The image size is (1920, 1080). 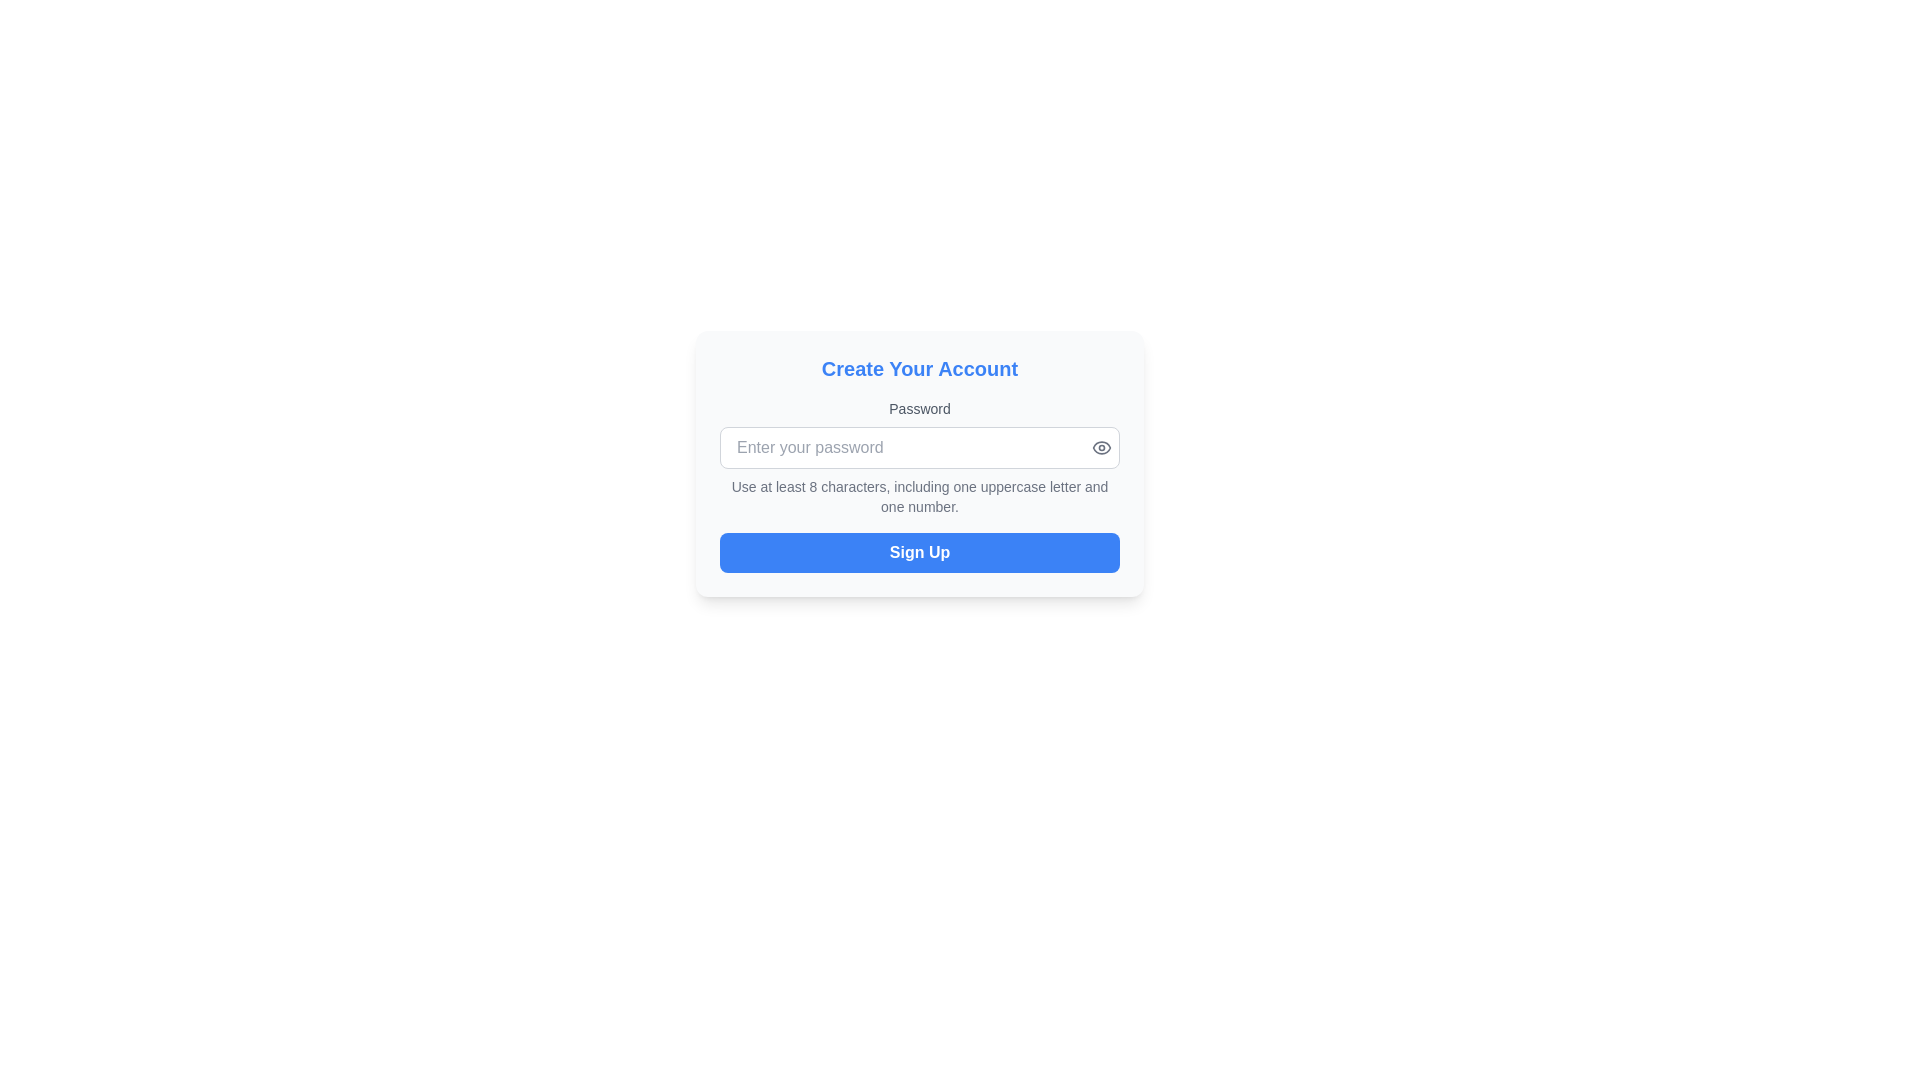 I want to click on the eye icon button, so click(x=1101, y=446).